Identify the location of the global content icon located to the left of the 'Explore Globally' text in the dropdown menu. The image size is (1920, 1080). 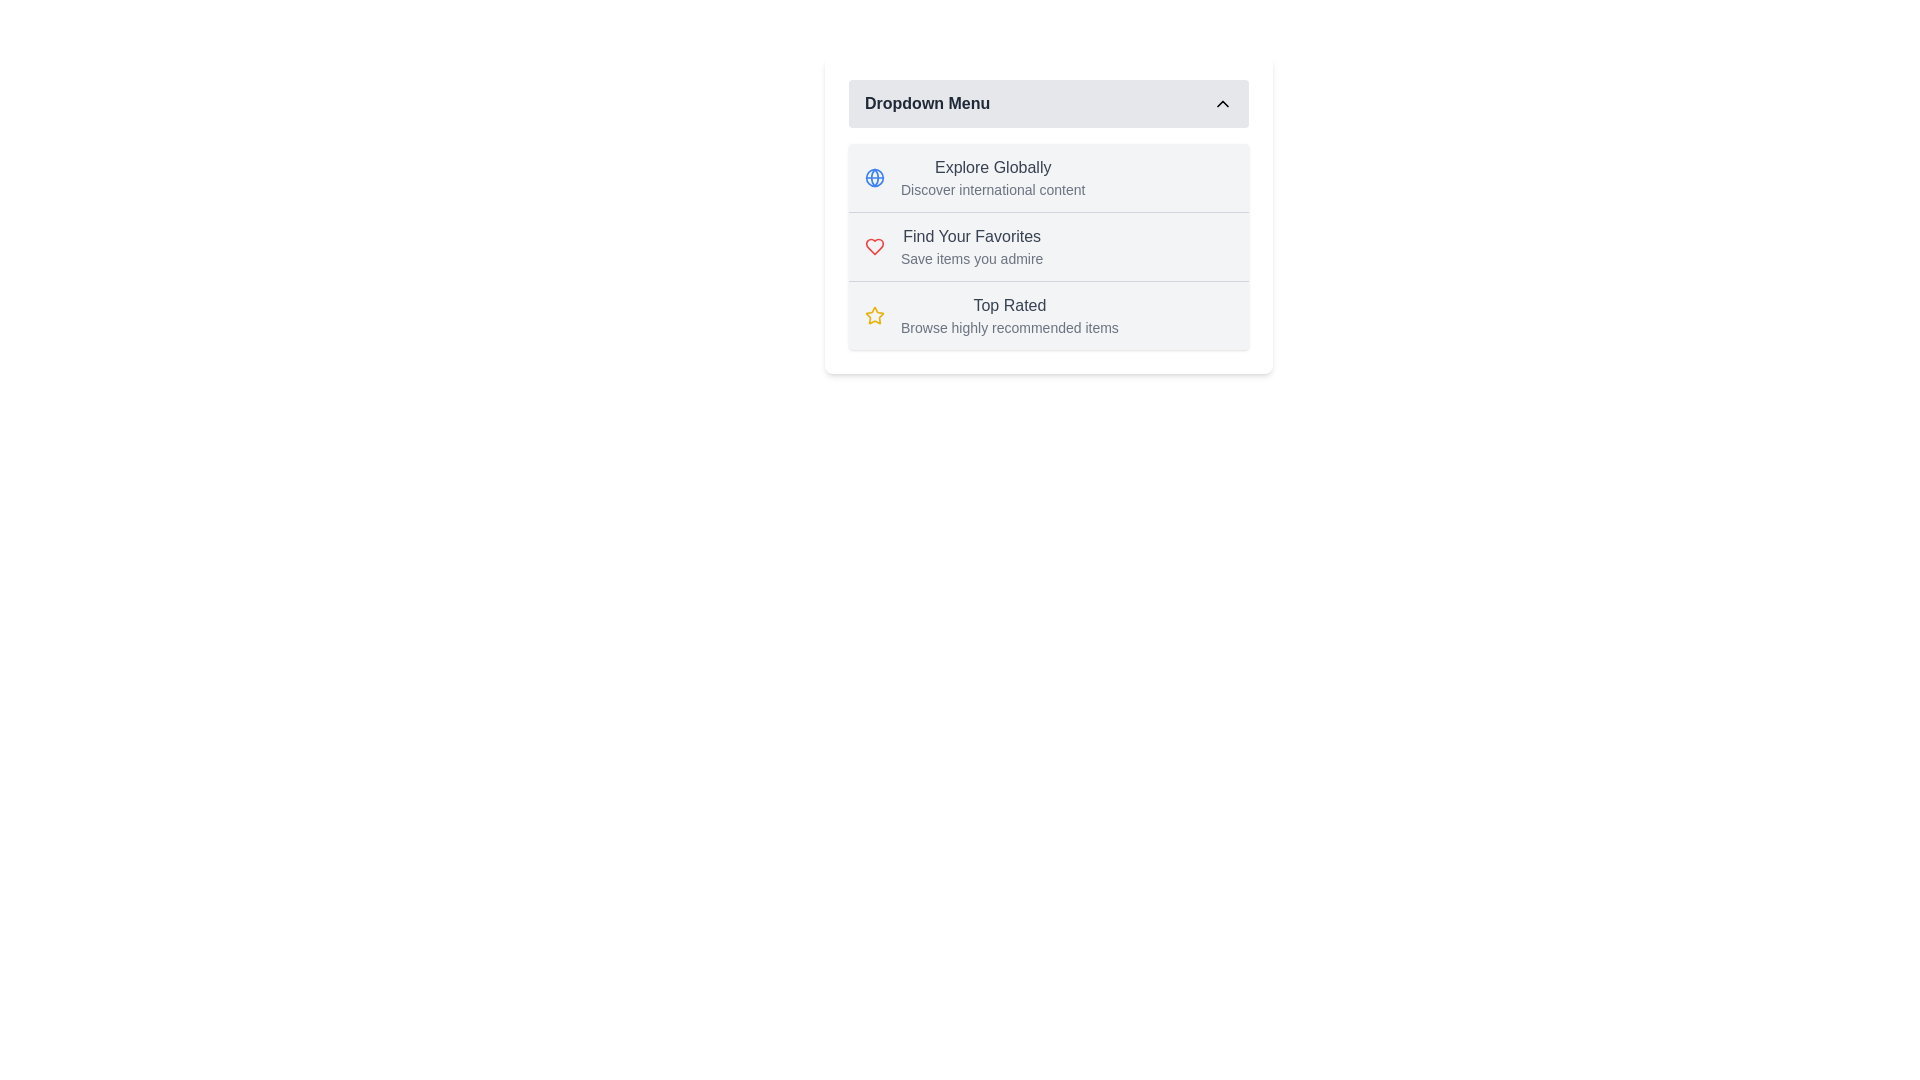
(874, 176).